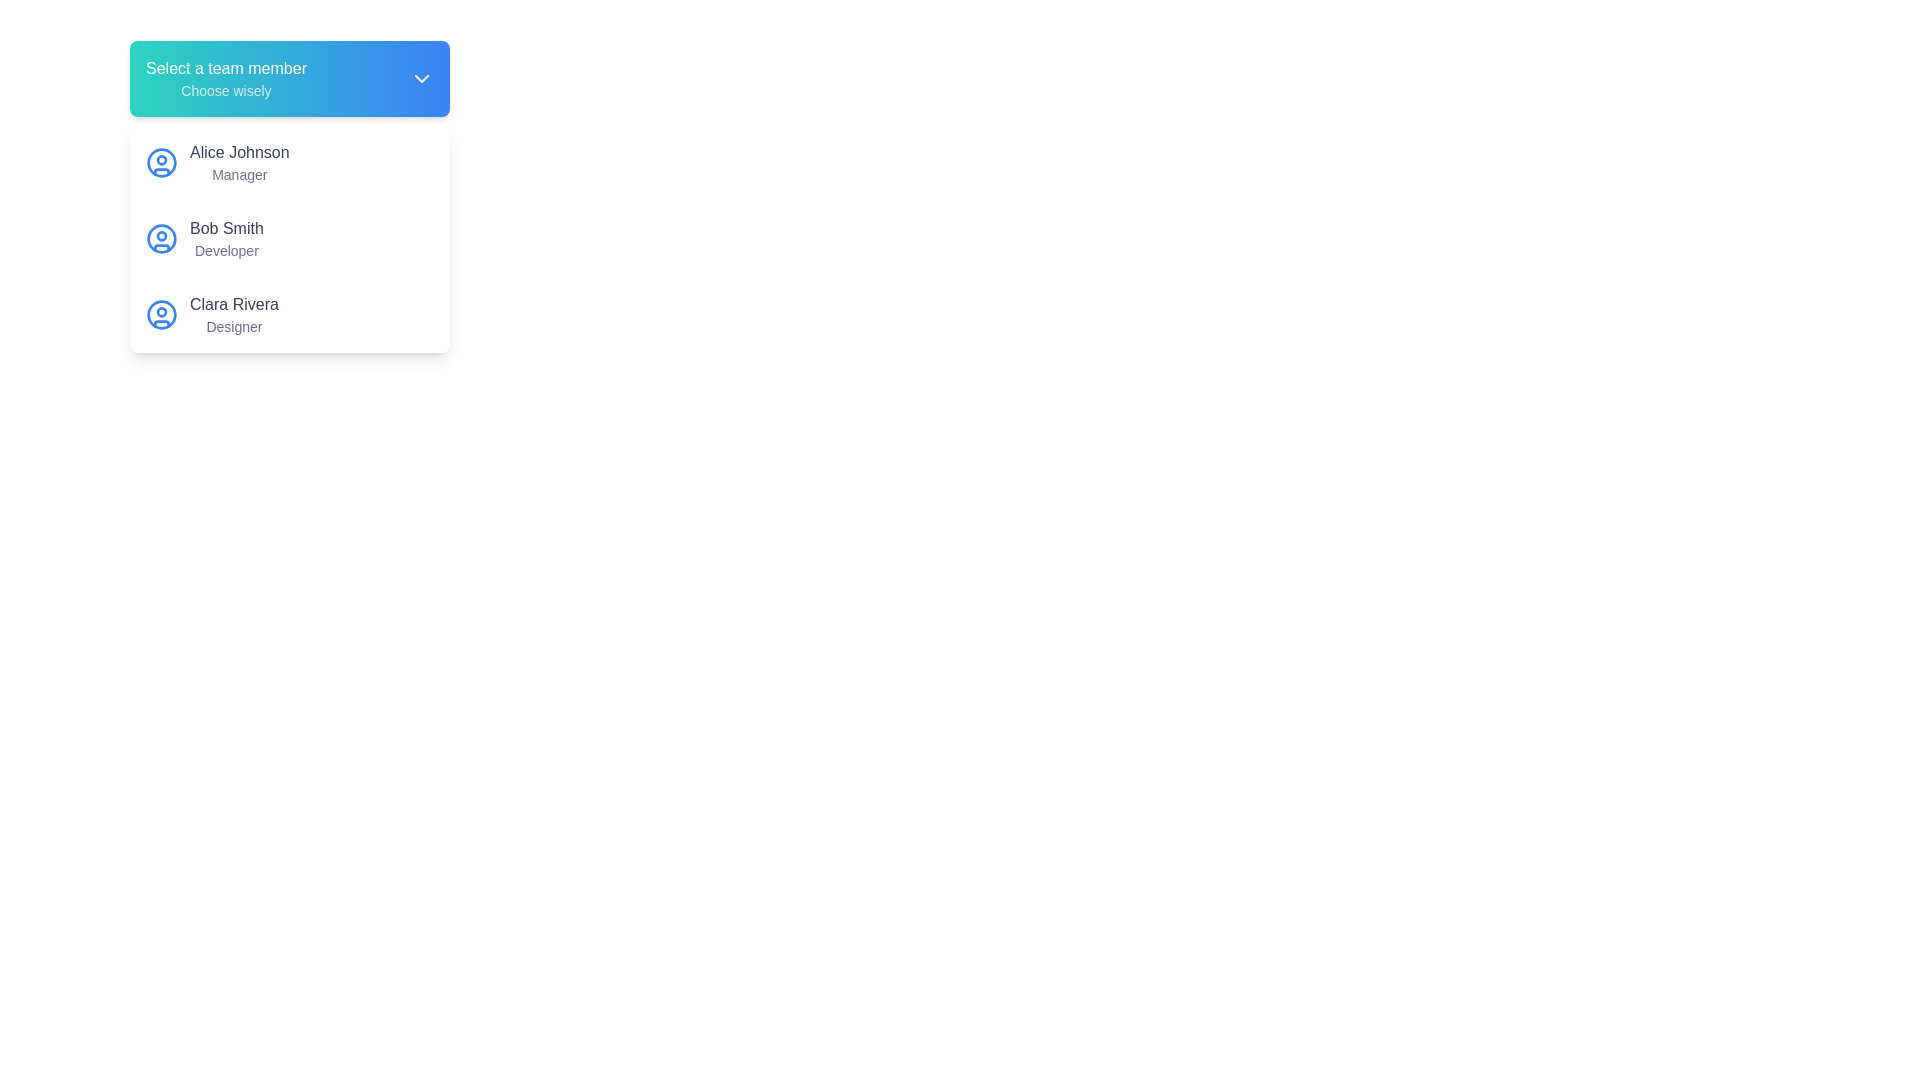 This screenshot has width=1920, height=1080. What do you see at coordinates (288, 161) in the screenshot?
I see `the first selectable list item in the dropdown menu titled 'Select a team member'` at bounding box center [288, 161].